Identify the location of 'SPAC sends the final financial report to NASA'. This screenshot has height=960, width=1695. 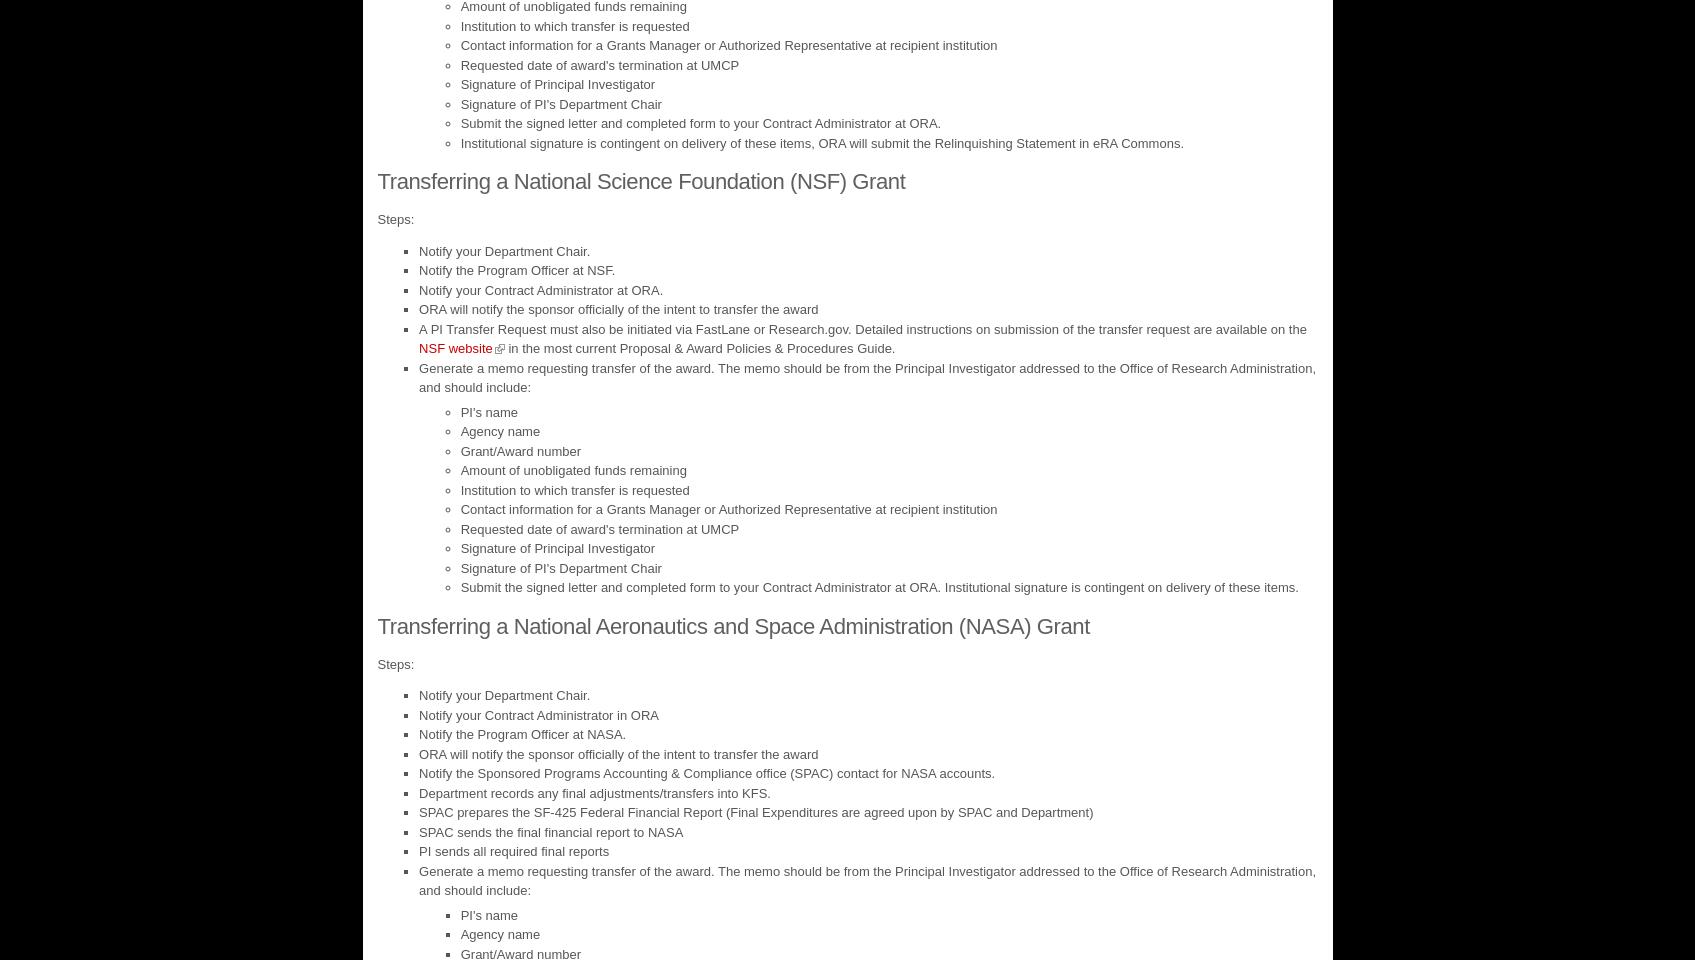
(551, 831).